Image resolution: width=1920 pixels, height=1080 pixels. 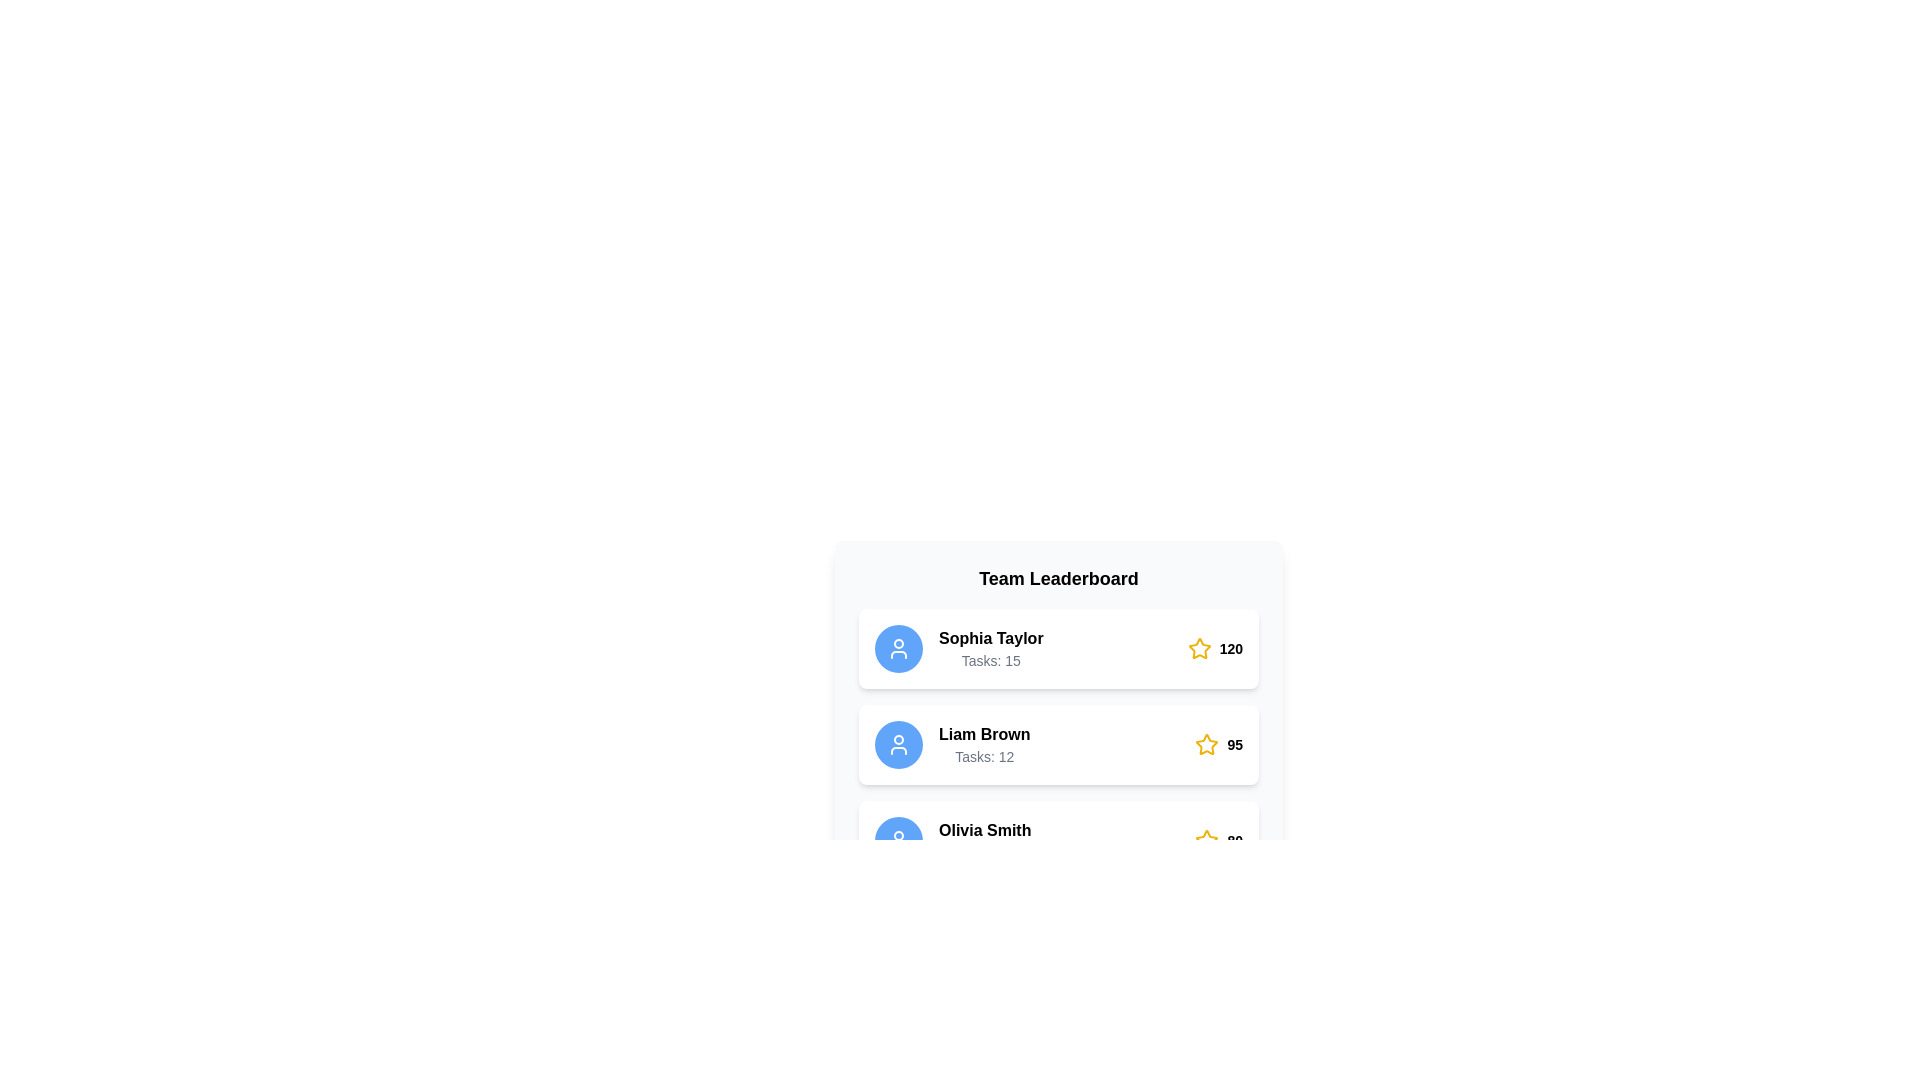 I want to click on the text label displaying the name 'Liam Brown', which is located in the second entry of the leaderboard list, so click(x=984, y=735).